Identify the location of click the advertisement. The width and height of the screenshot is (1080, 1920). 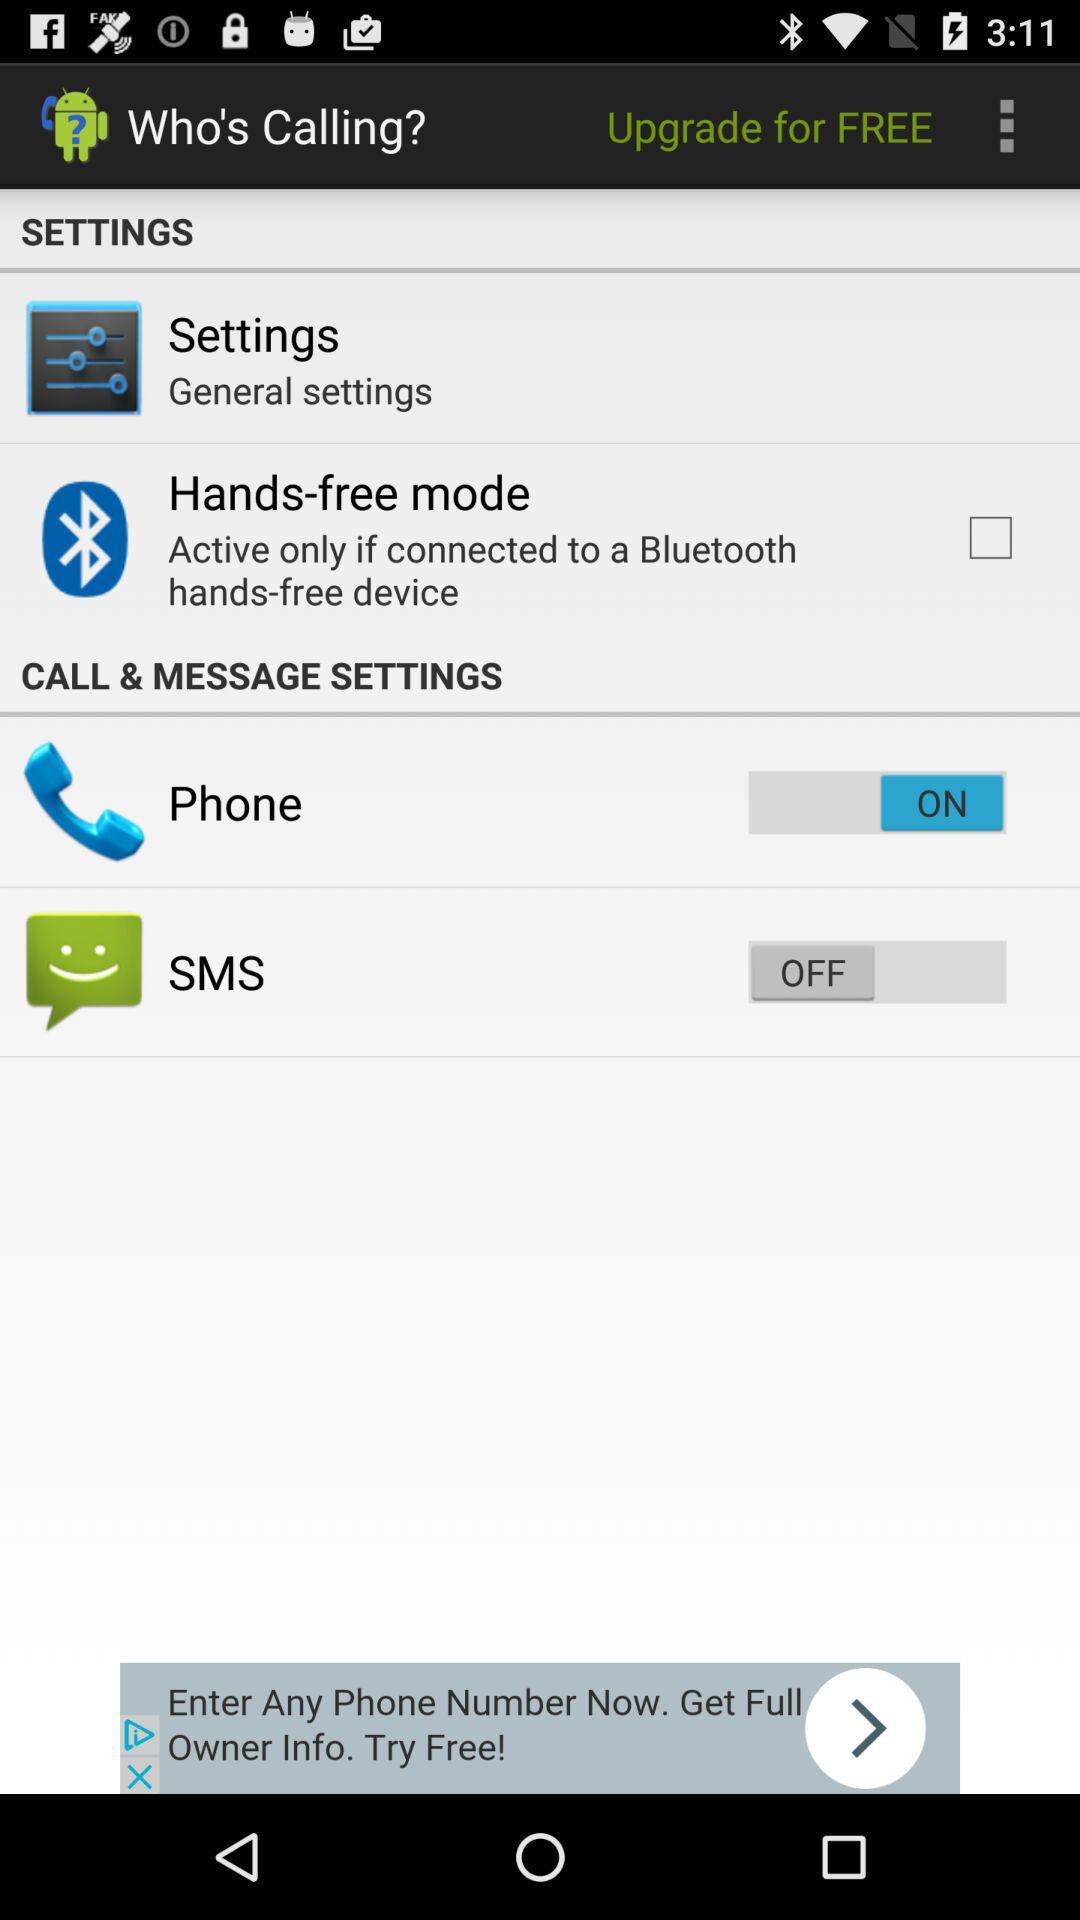
(540, 1727).